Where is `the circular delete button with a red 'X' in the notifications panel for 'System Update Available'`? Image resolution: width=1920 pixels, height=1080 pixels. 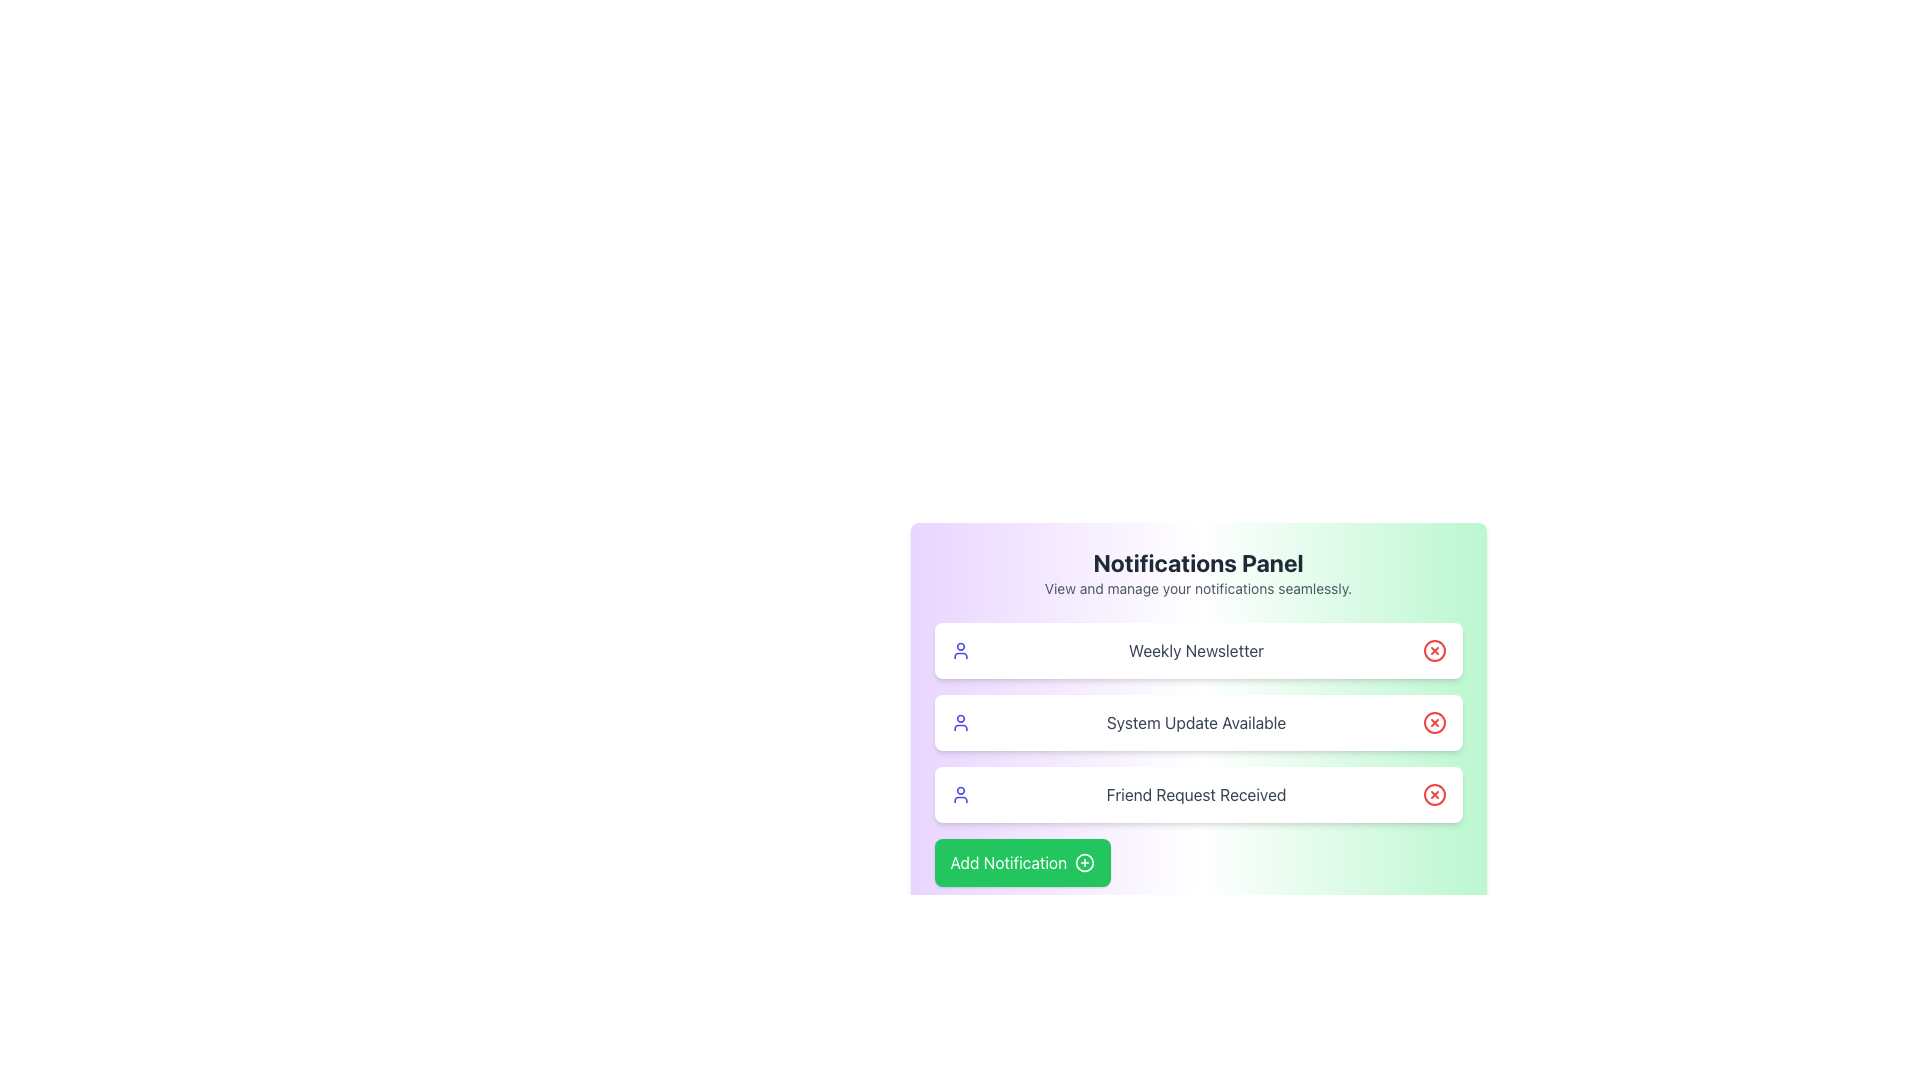
the circular delete button with a red 'X' in the notifications panel for 'System Update Available' is located at coordinates (1433, 722).